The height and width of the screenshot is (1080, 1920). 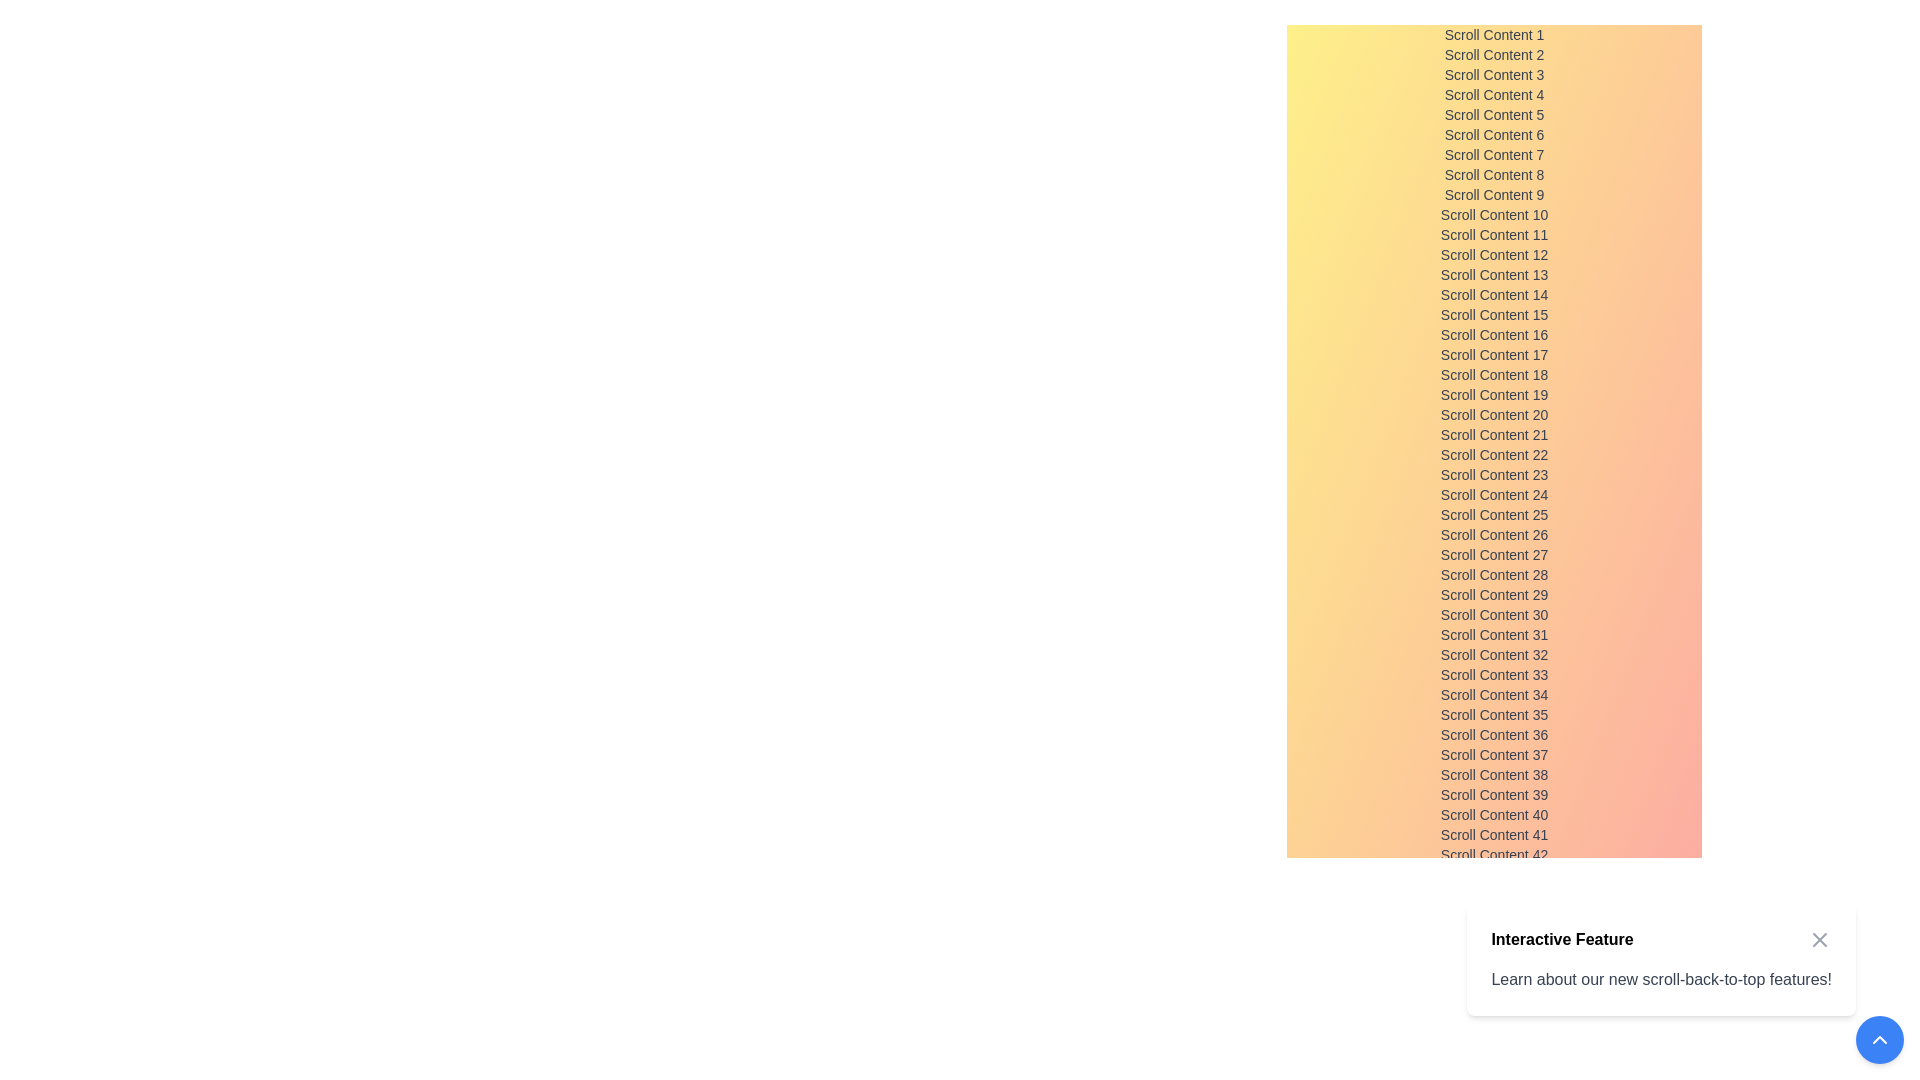 What do you see at coordinates (1494, 294) in the screenshot?
I see `the non-interactive text label displaying 'Scroll Content 14', which is the 14th item in a vertical scrollable list, centered horizontally` at bounding box center [1494, 294].